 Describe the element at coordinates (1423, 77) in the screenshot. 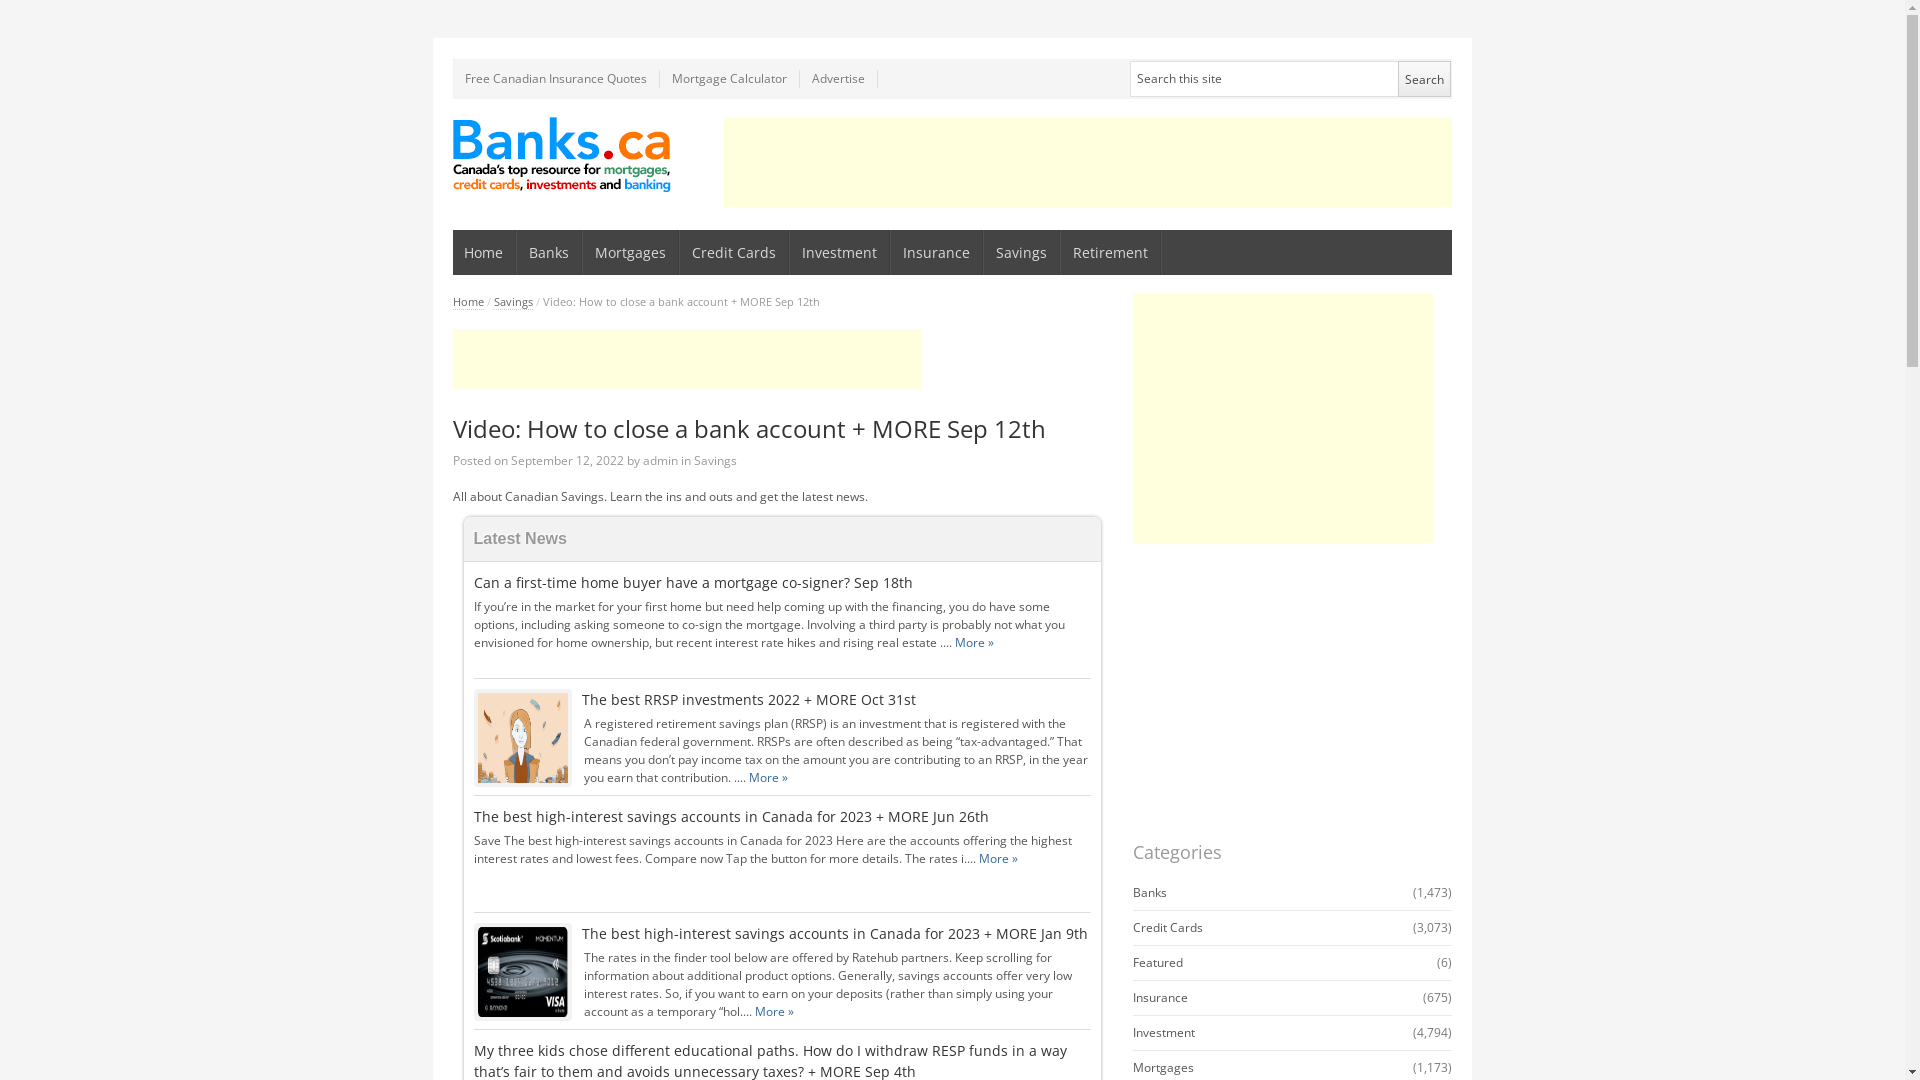

I see `'Search'` at that location.